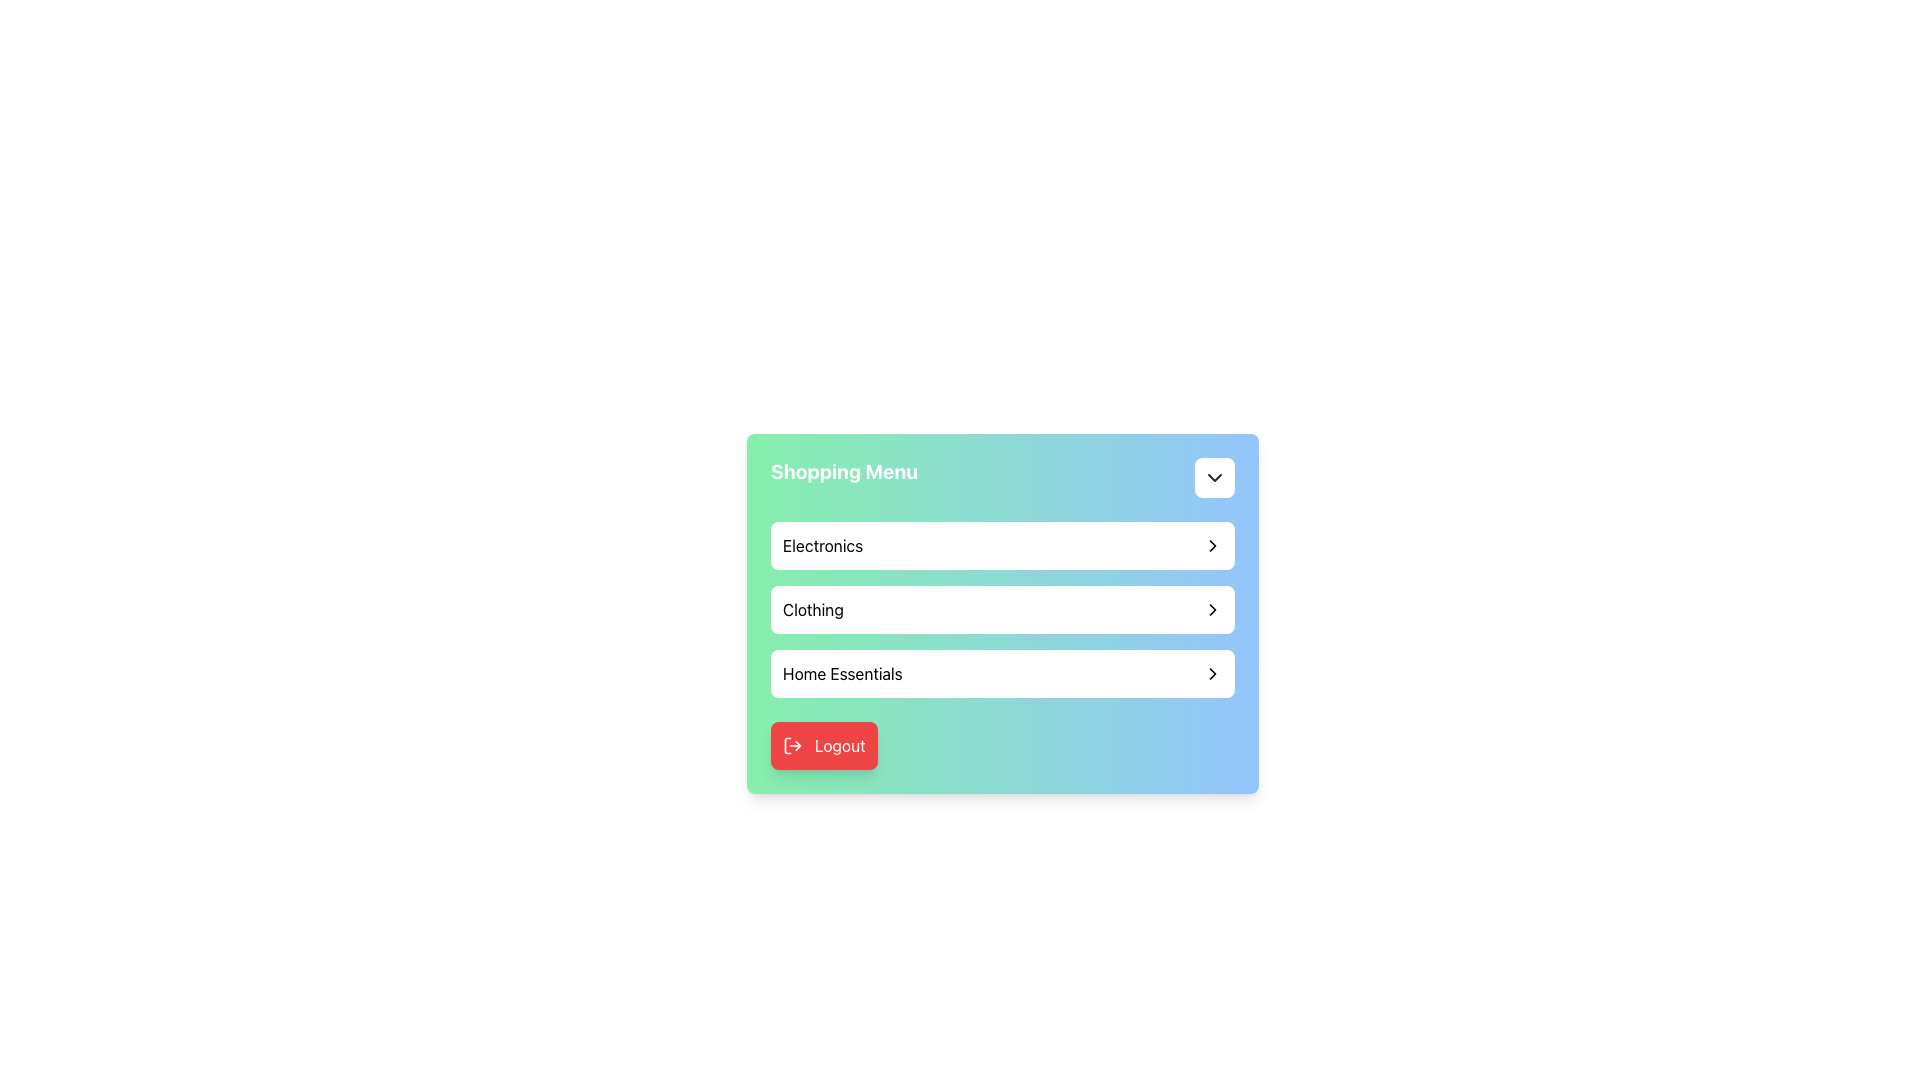 The height and width of the screenshot is (1080, 1920). Describe the element at coordinates (1213, 478) in the screenshot. I see `the Chevron Down Arrow icon located at the top-right corner of the Shopping Menu card` at that location.